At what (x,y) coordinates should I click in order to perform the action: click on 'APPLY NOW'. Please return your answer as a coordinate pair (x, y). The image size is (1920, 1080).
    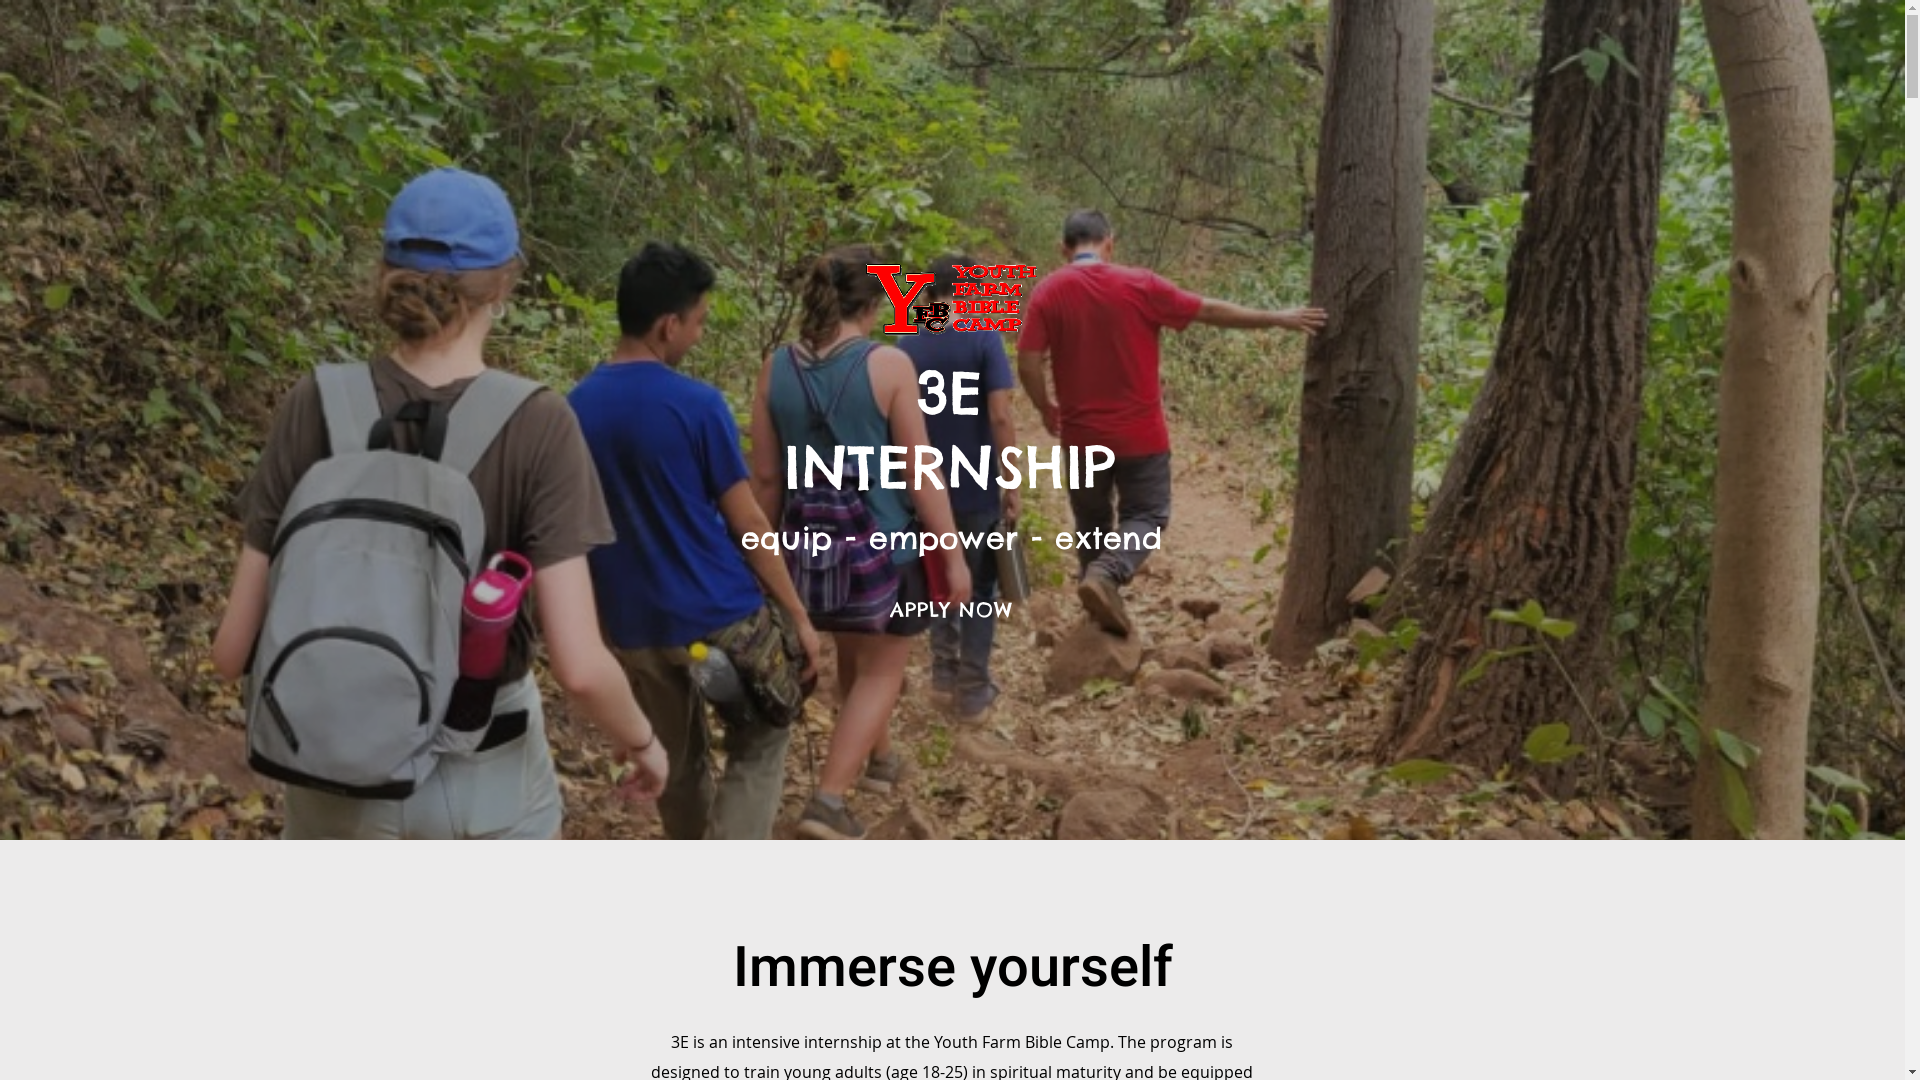
    Looking at the image, I should click on (949, 608).